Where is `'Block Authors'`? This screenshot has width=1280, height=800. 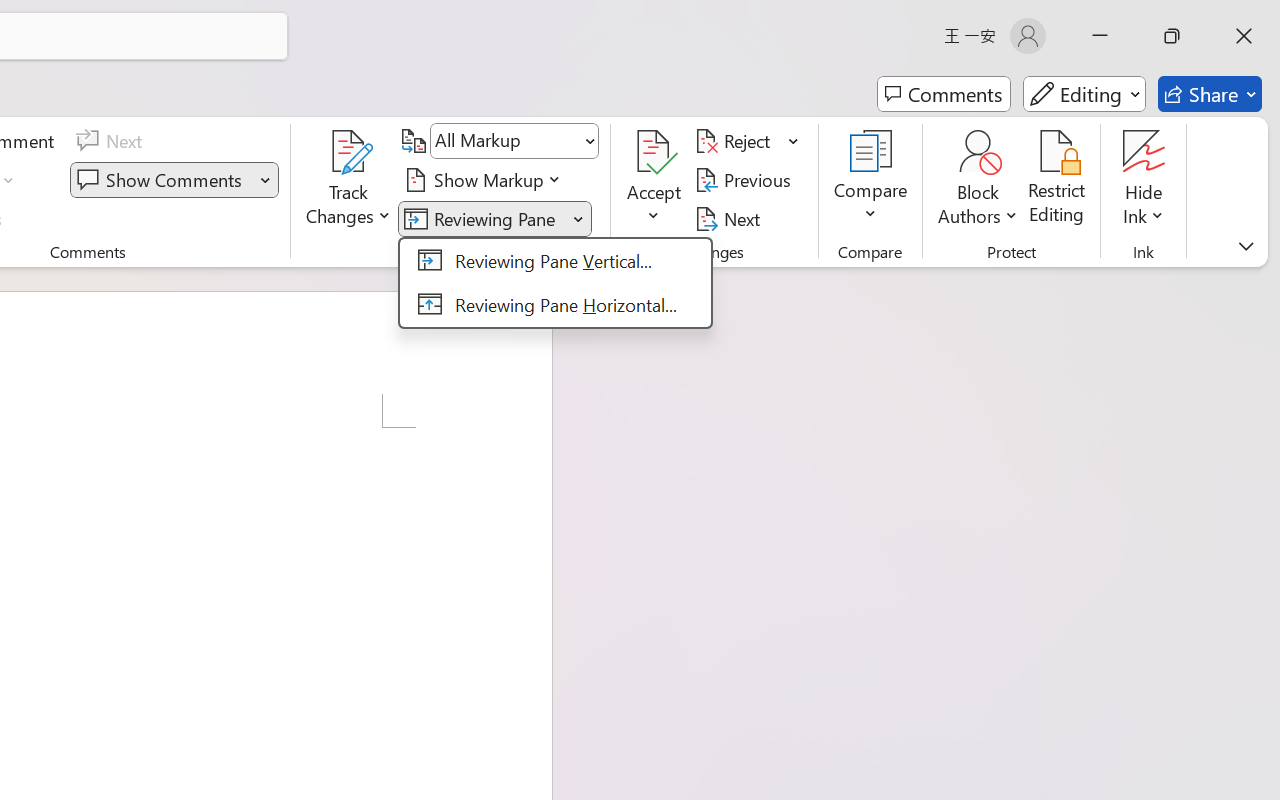
'Block Authors' is located at coordinates (977, 179).